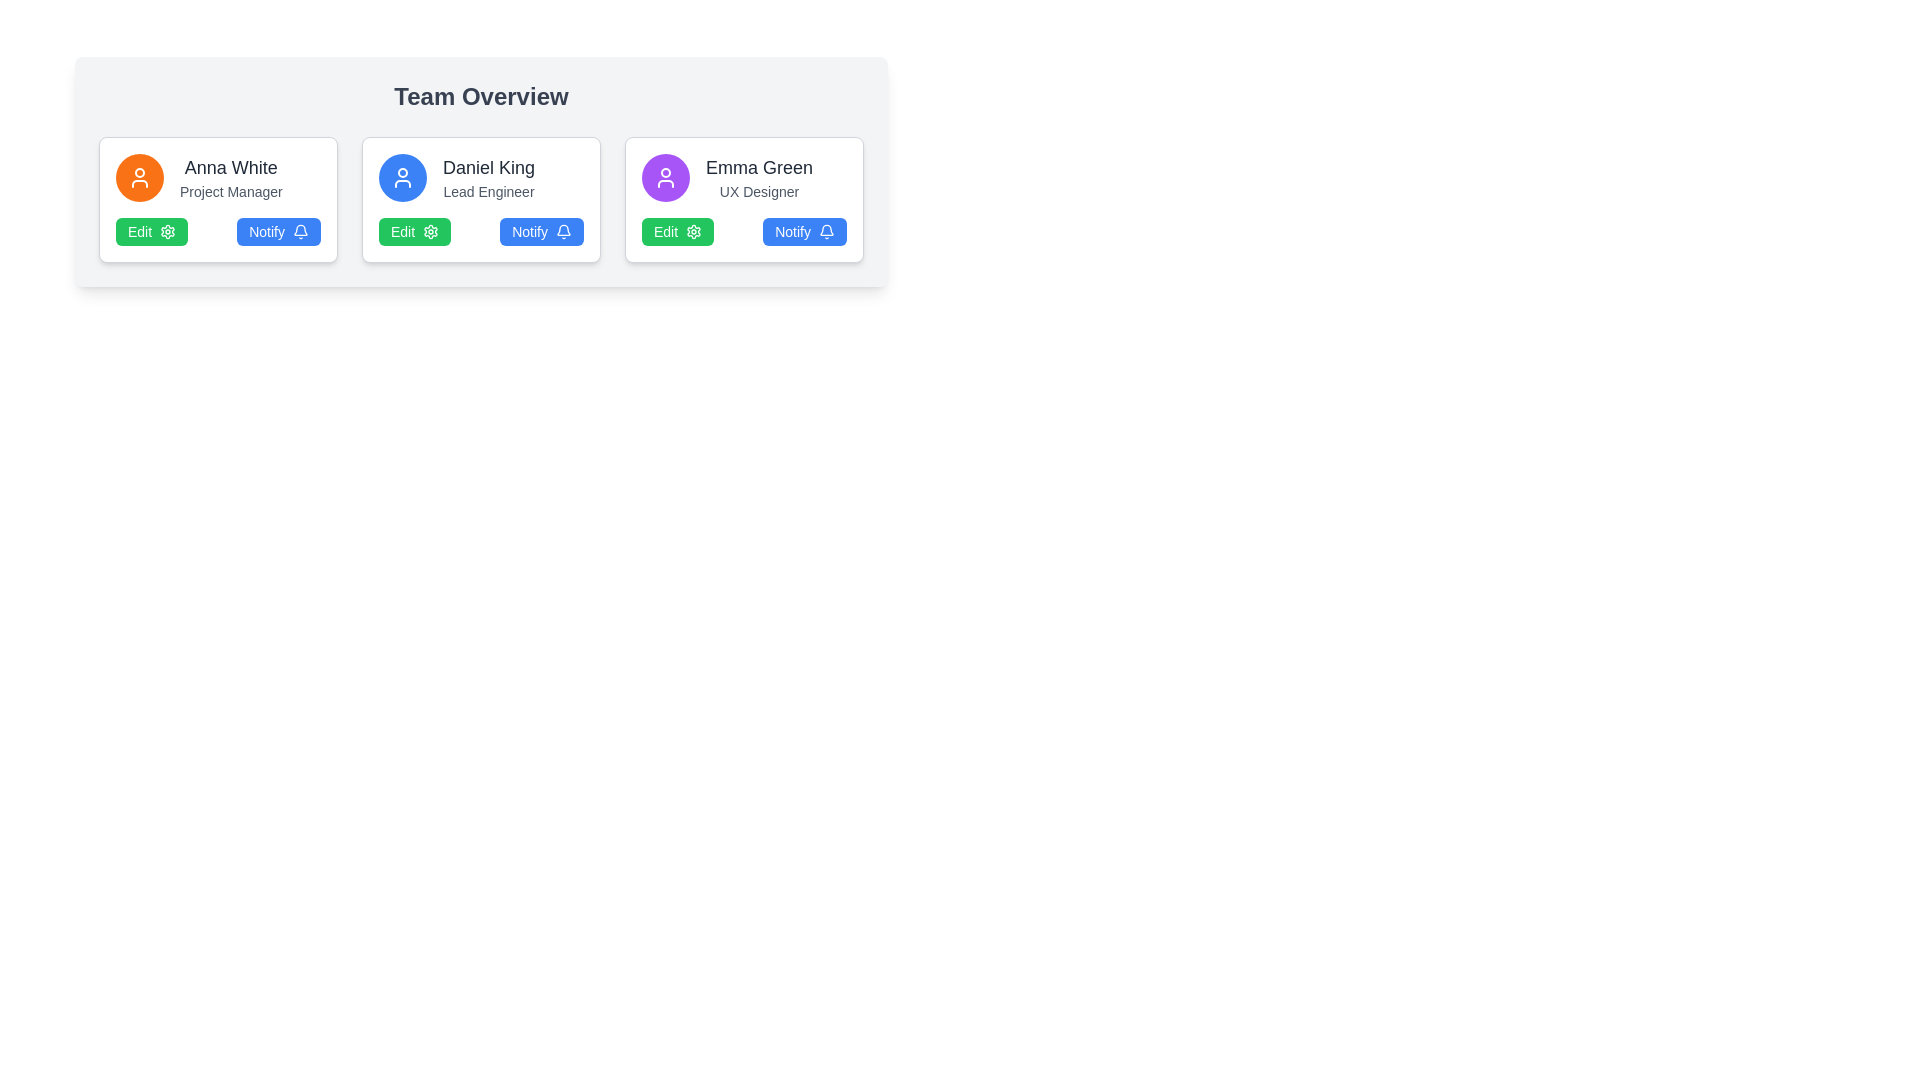 This screenshot has width=1920, height=1080. What do you see at coordinates (430, 230) in the screenshot?
I see `the gear icon with a green background located within the 'Edit' button of the second card representing 'Daniel King'` at bounding box center [430, 230].